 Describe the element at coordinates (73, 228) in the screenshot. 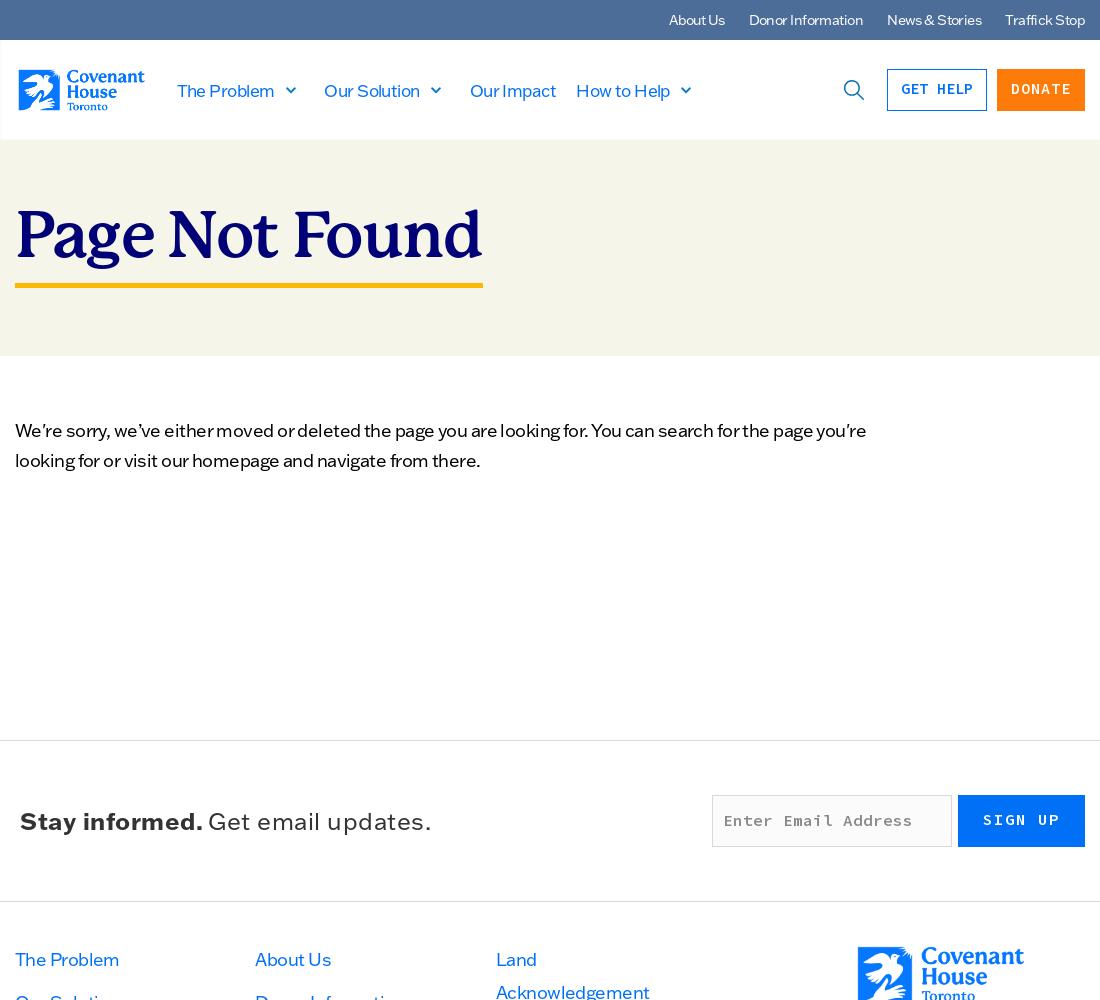

I see `'Careers'` at that location.